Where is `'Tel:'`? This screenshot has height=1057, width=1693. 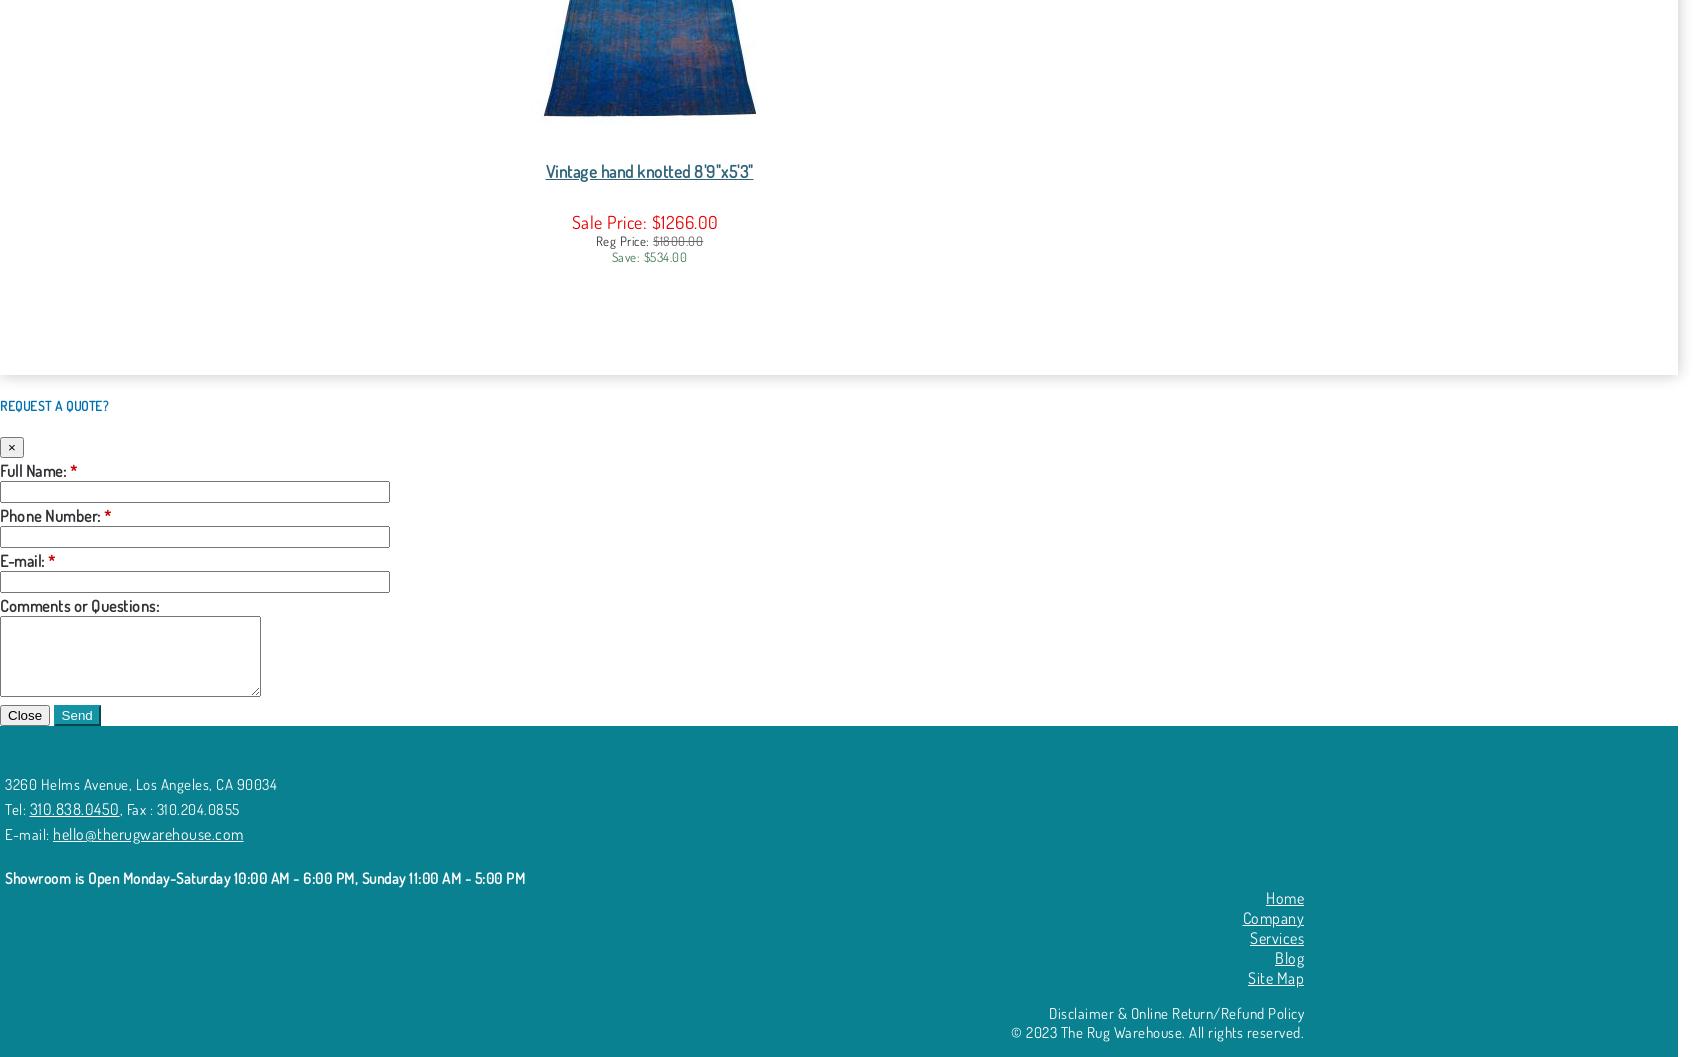 'Tel:' is located at coordinates (15, 809).